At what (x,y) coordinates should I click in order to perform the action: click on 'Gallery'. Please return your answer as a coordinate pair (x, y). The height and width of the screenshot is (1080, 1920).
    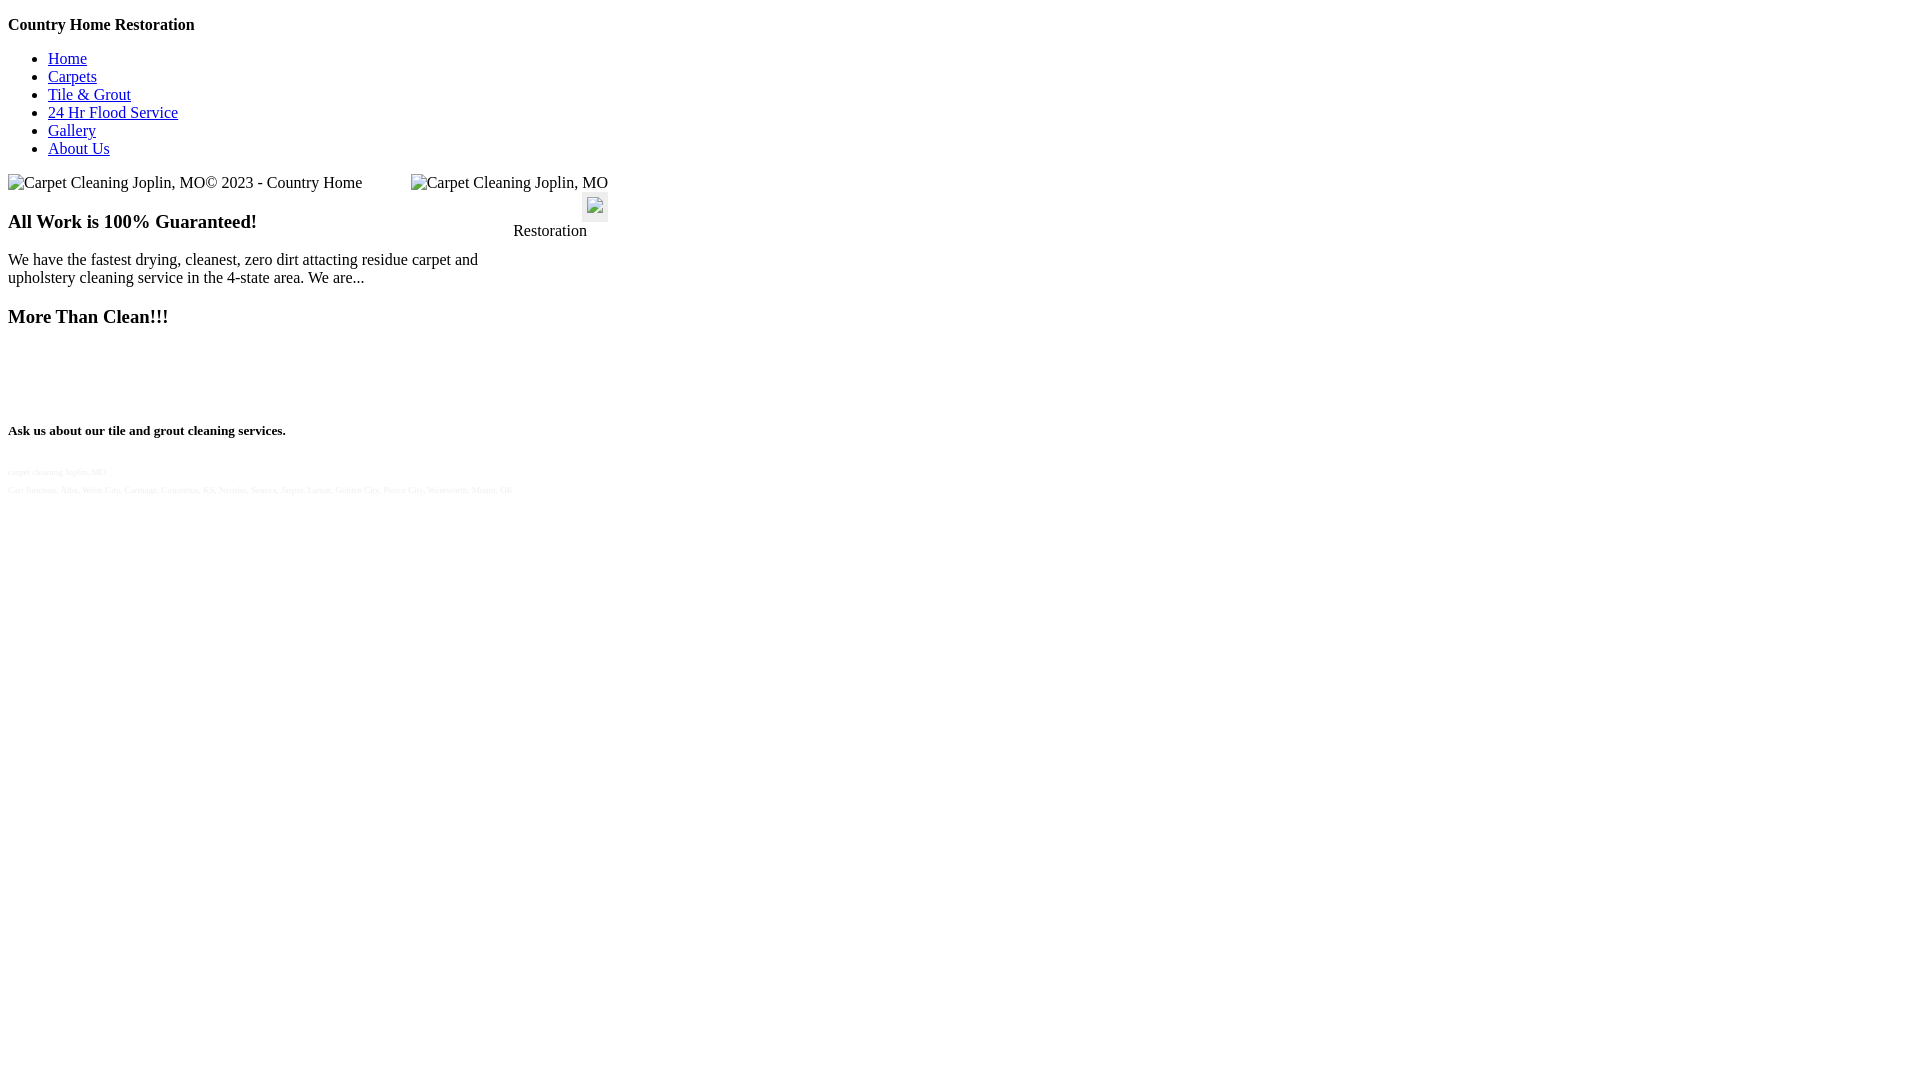
    Looking at the image, I should click on (72, 130).